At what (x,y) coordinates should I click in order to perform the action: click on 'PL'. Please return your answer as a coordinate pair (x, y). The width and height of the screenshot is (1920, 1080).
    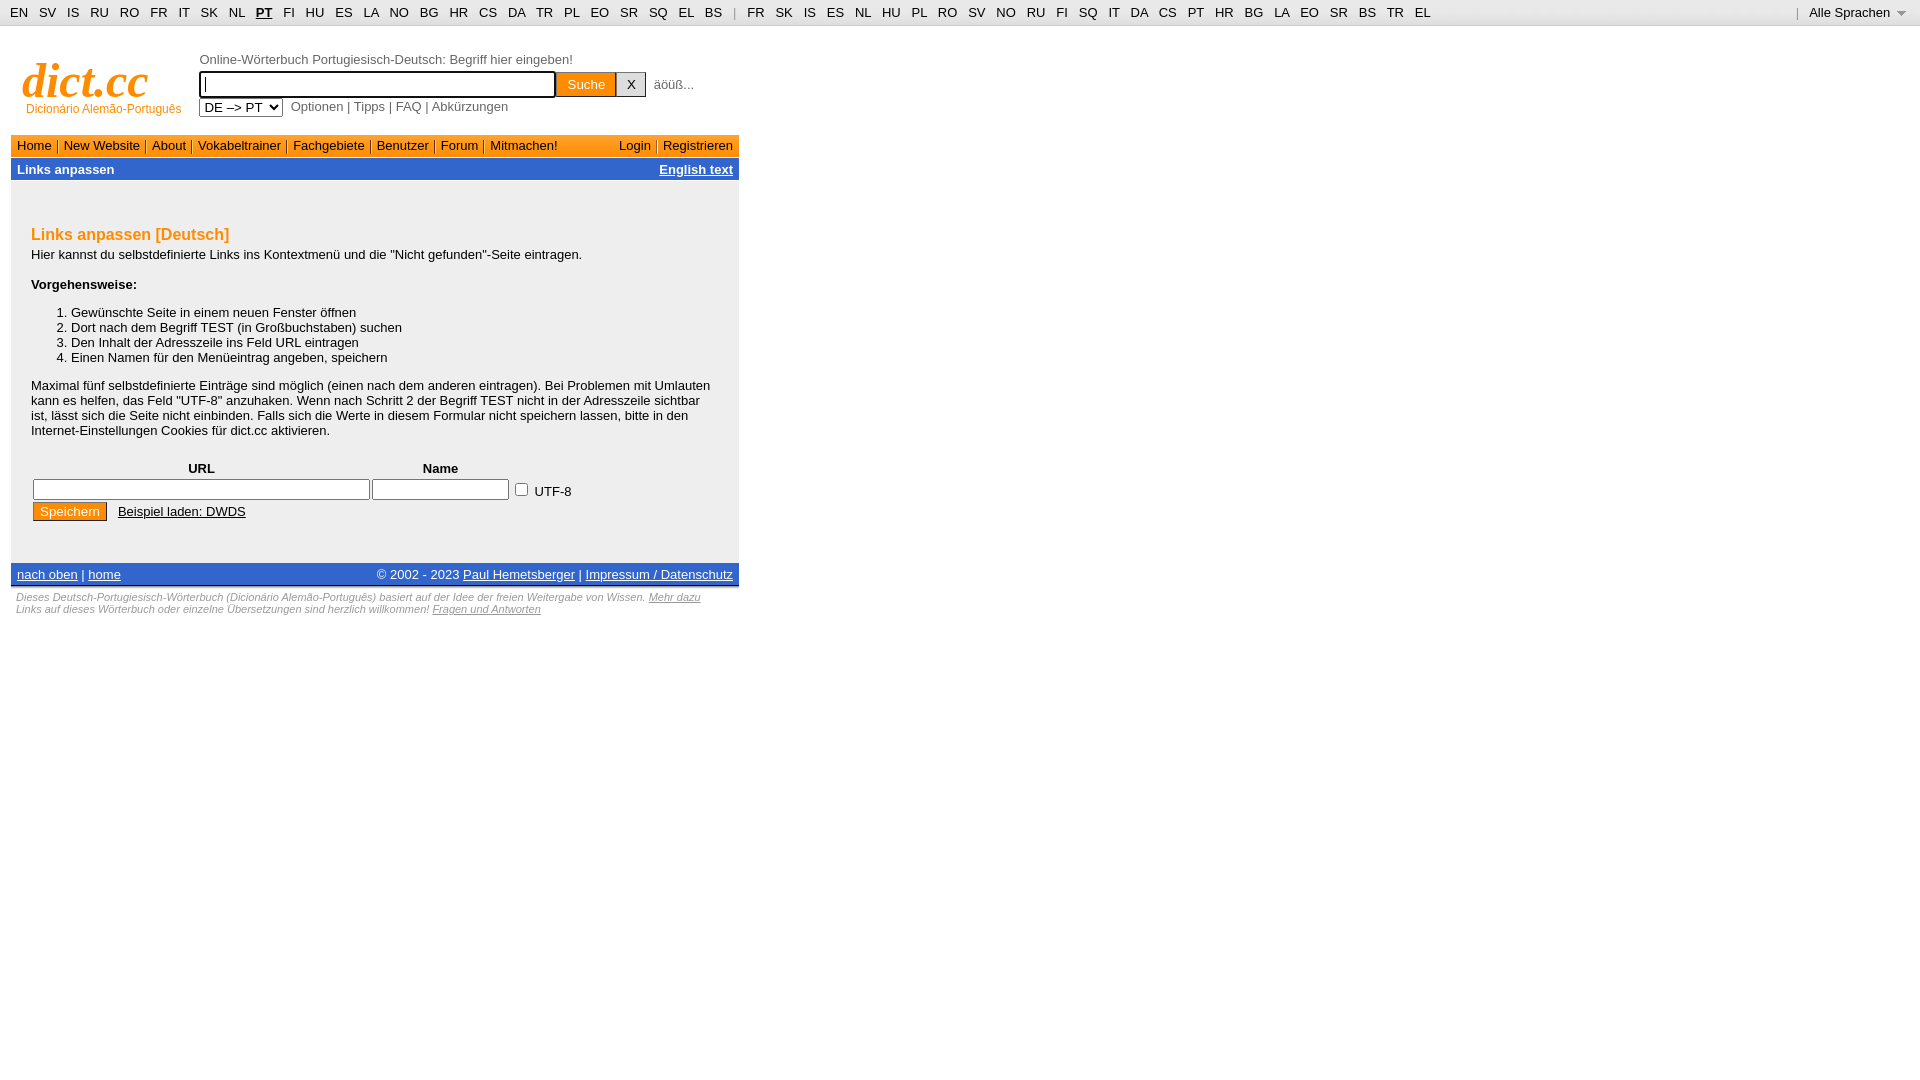
    Looking at the image, I should click on (918, 12).